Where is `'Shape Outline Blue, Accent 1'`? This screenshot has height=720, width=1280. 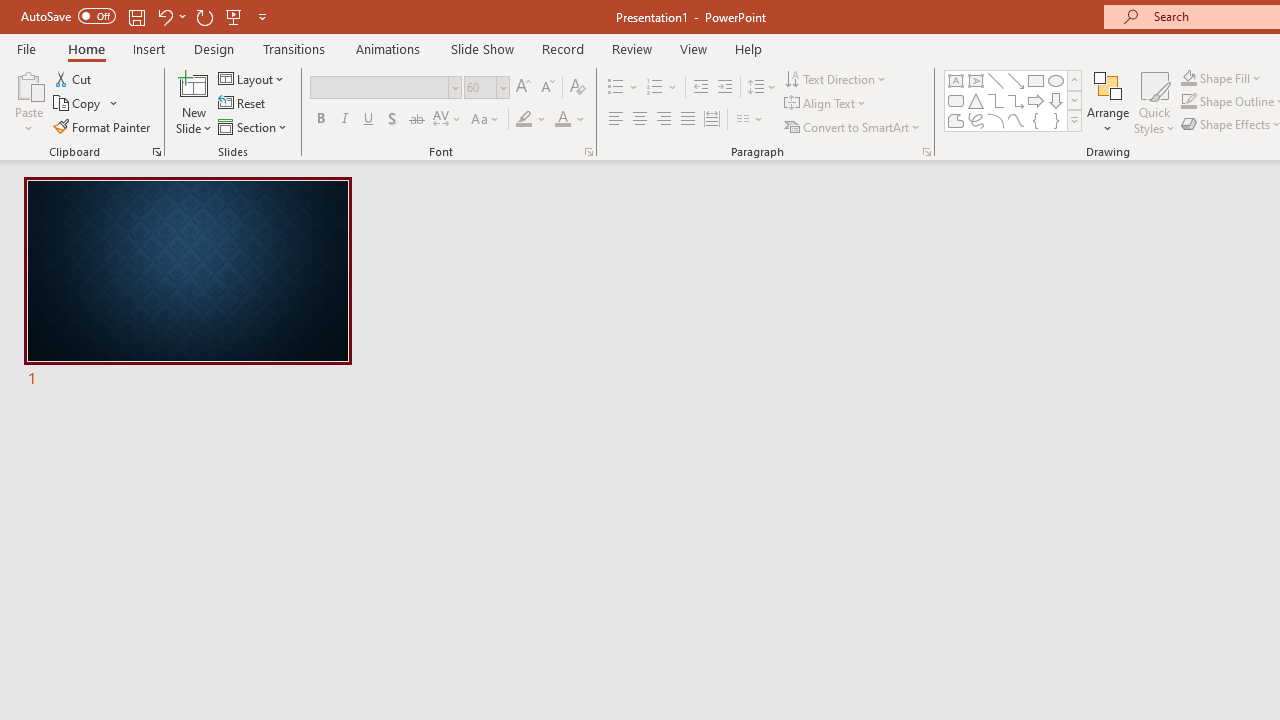
'Shape Outline Blue, Accent 1' is located at coordinates (1189, 101).